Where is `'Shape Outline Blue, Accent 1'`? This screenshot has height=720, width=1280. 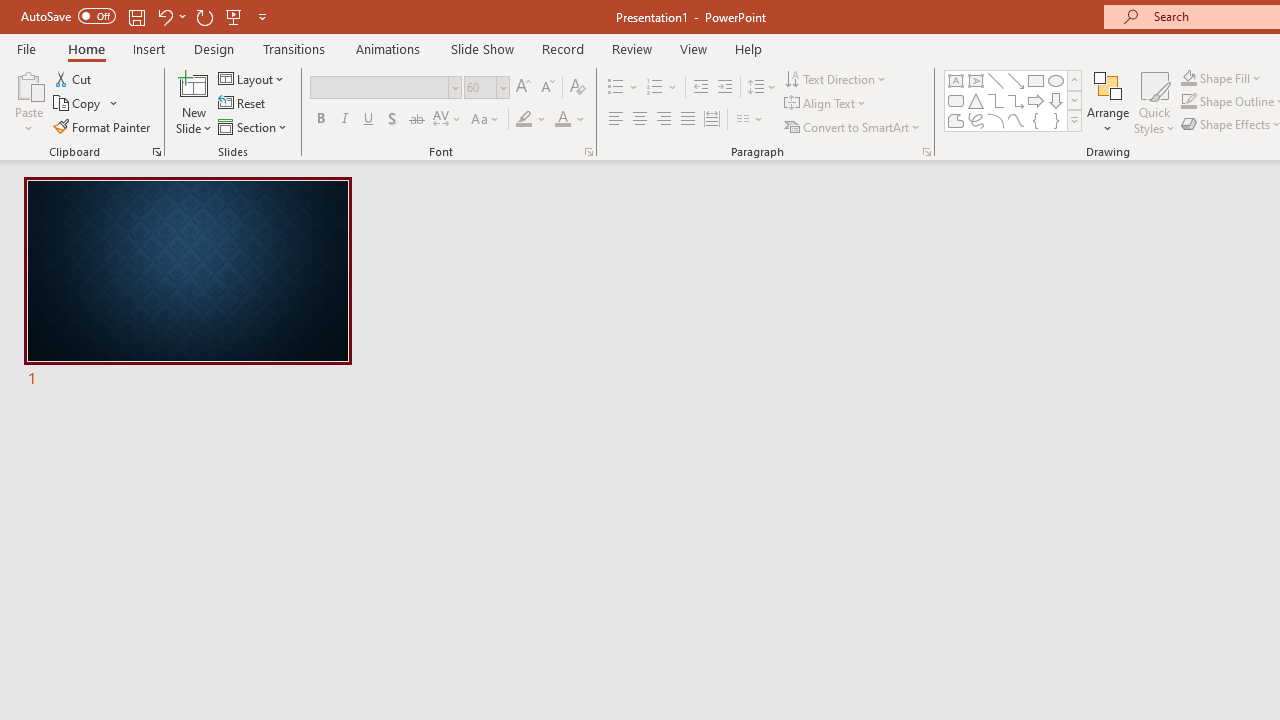
'Shape Outline Blue, Accent 1' is located at coordinates (1189, 101).